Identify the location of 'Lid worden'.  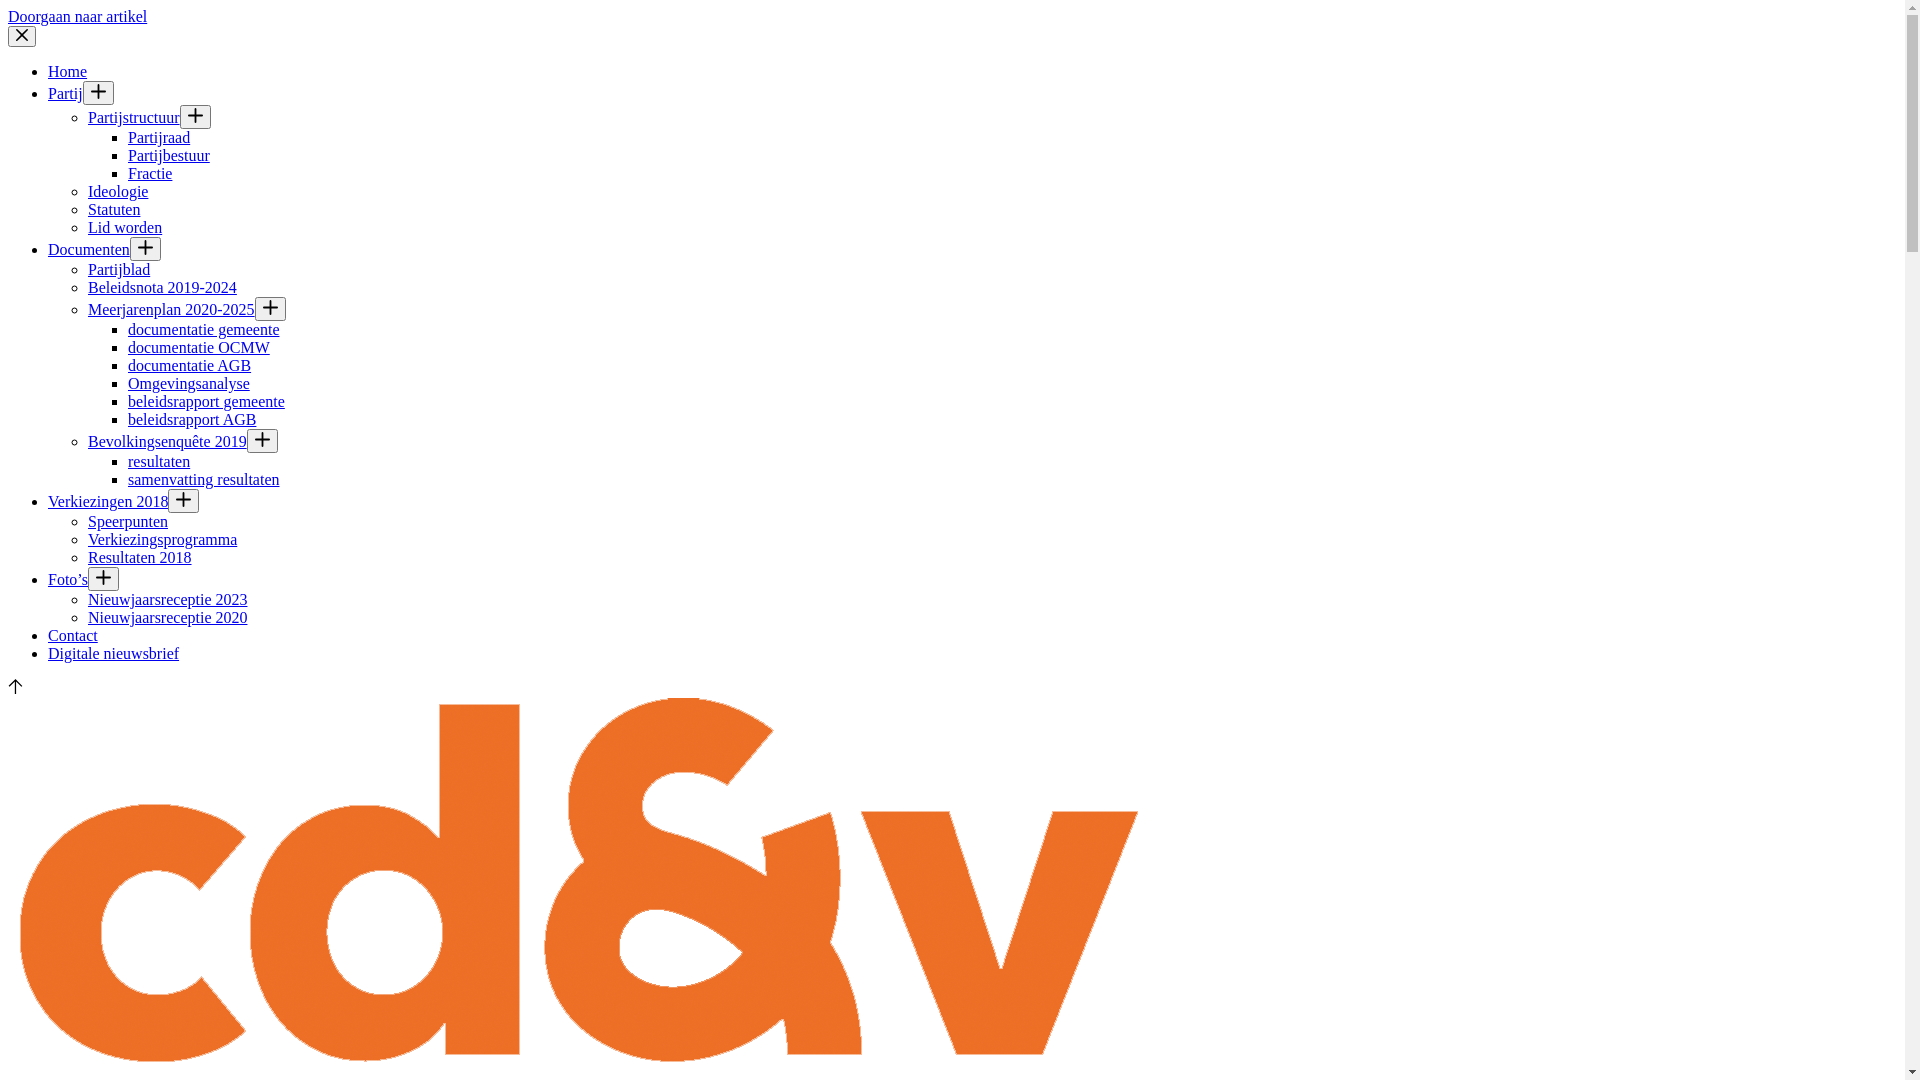
(123, 226).